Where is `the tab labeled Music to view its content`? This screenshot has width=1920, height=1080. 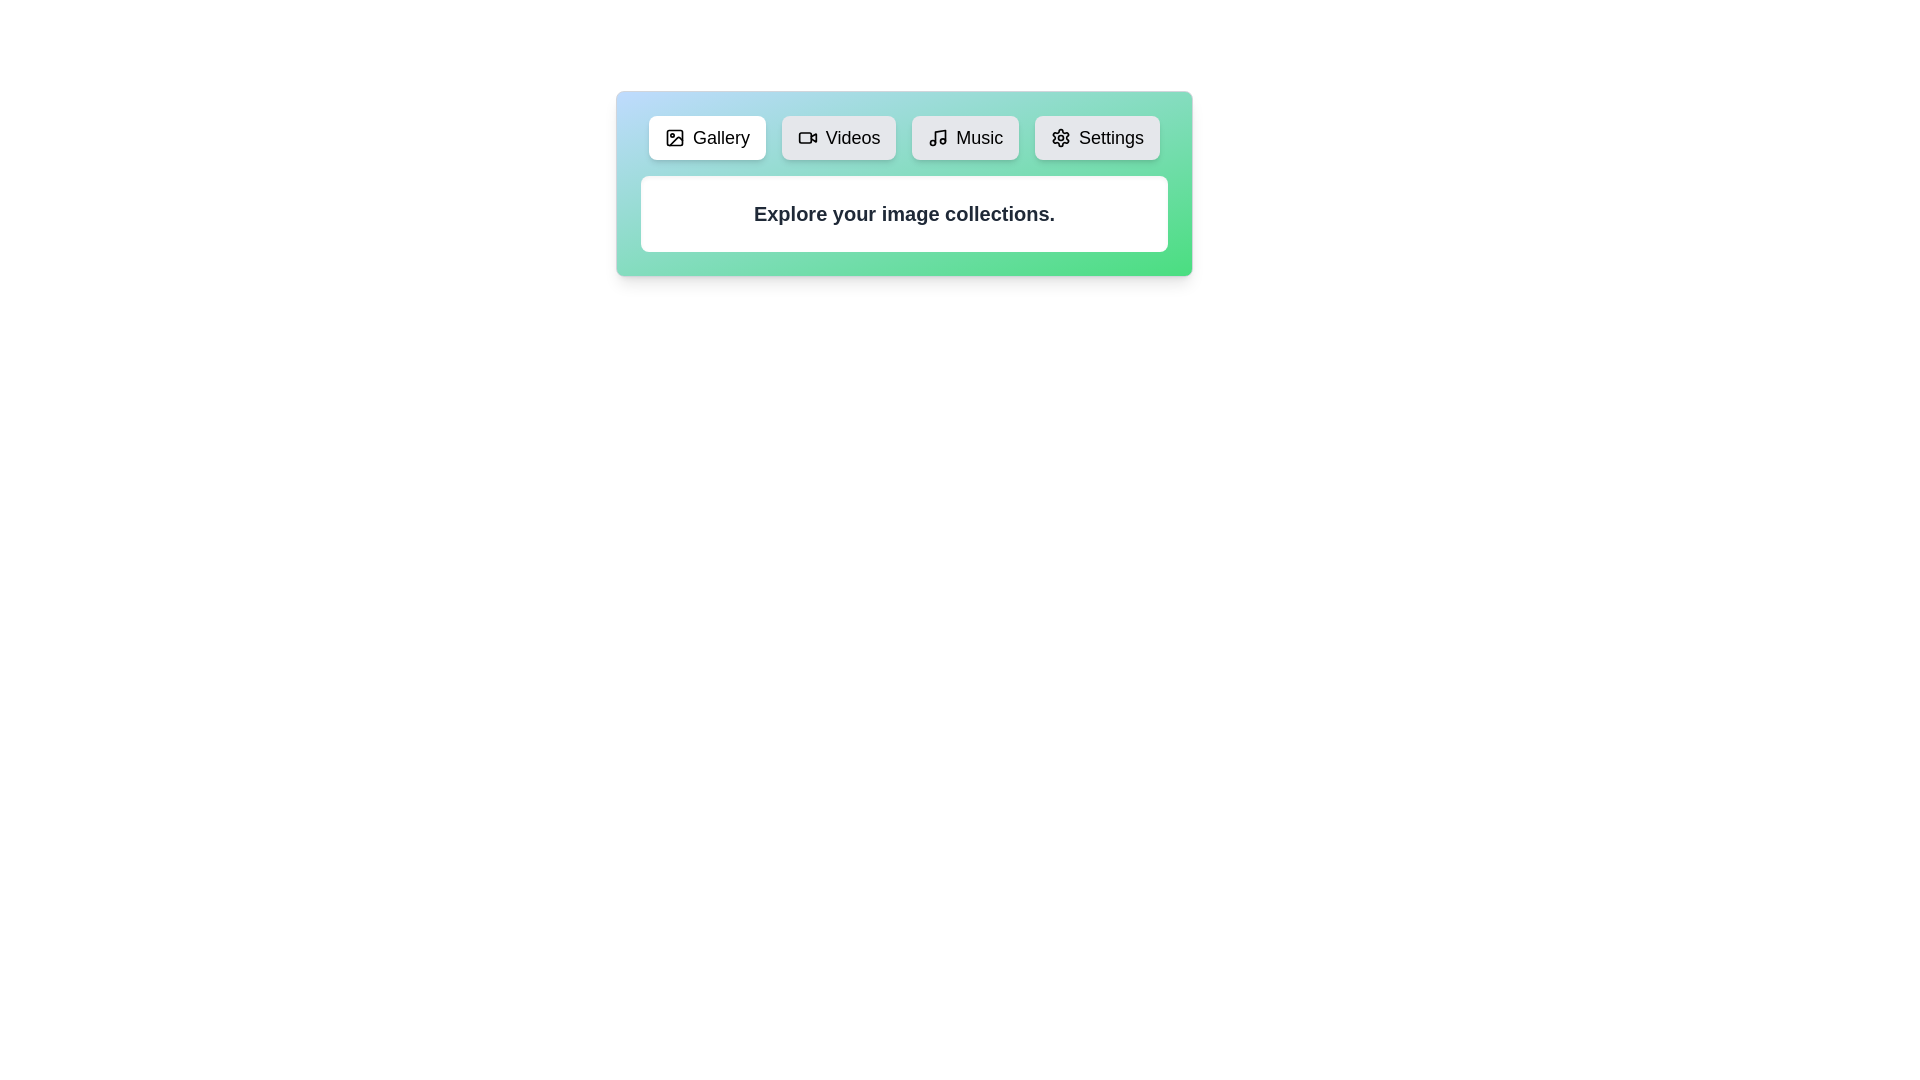
the tab labeled Music to view its content is located at coordinates (964, 137).